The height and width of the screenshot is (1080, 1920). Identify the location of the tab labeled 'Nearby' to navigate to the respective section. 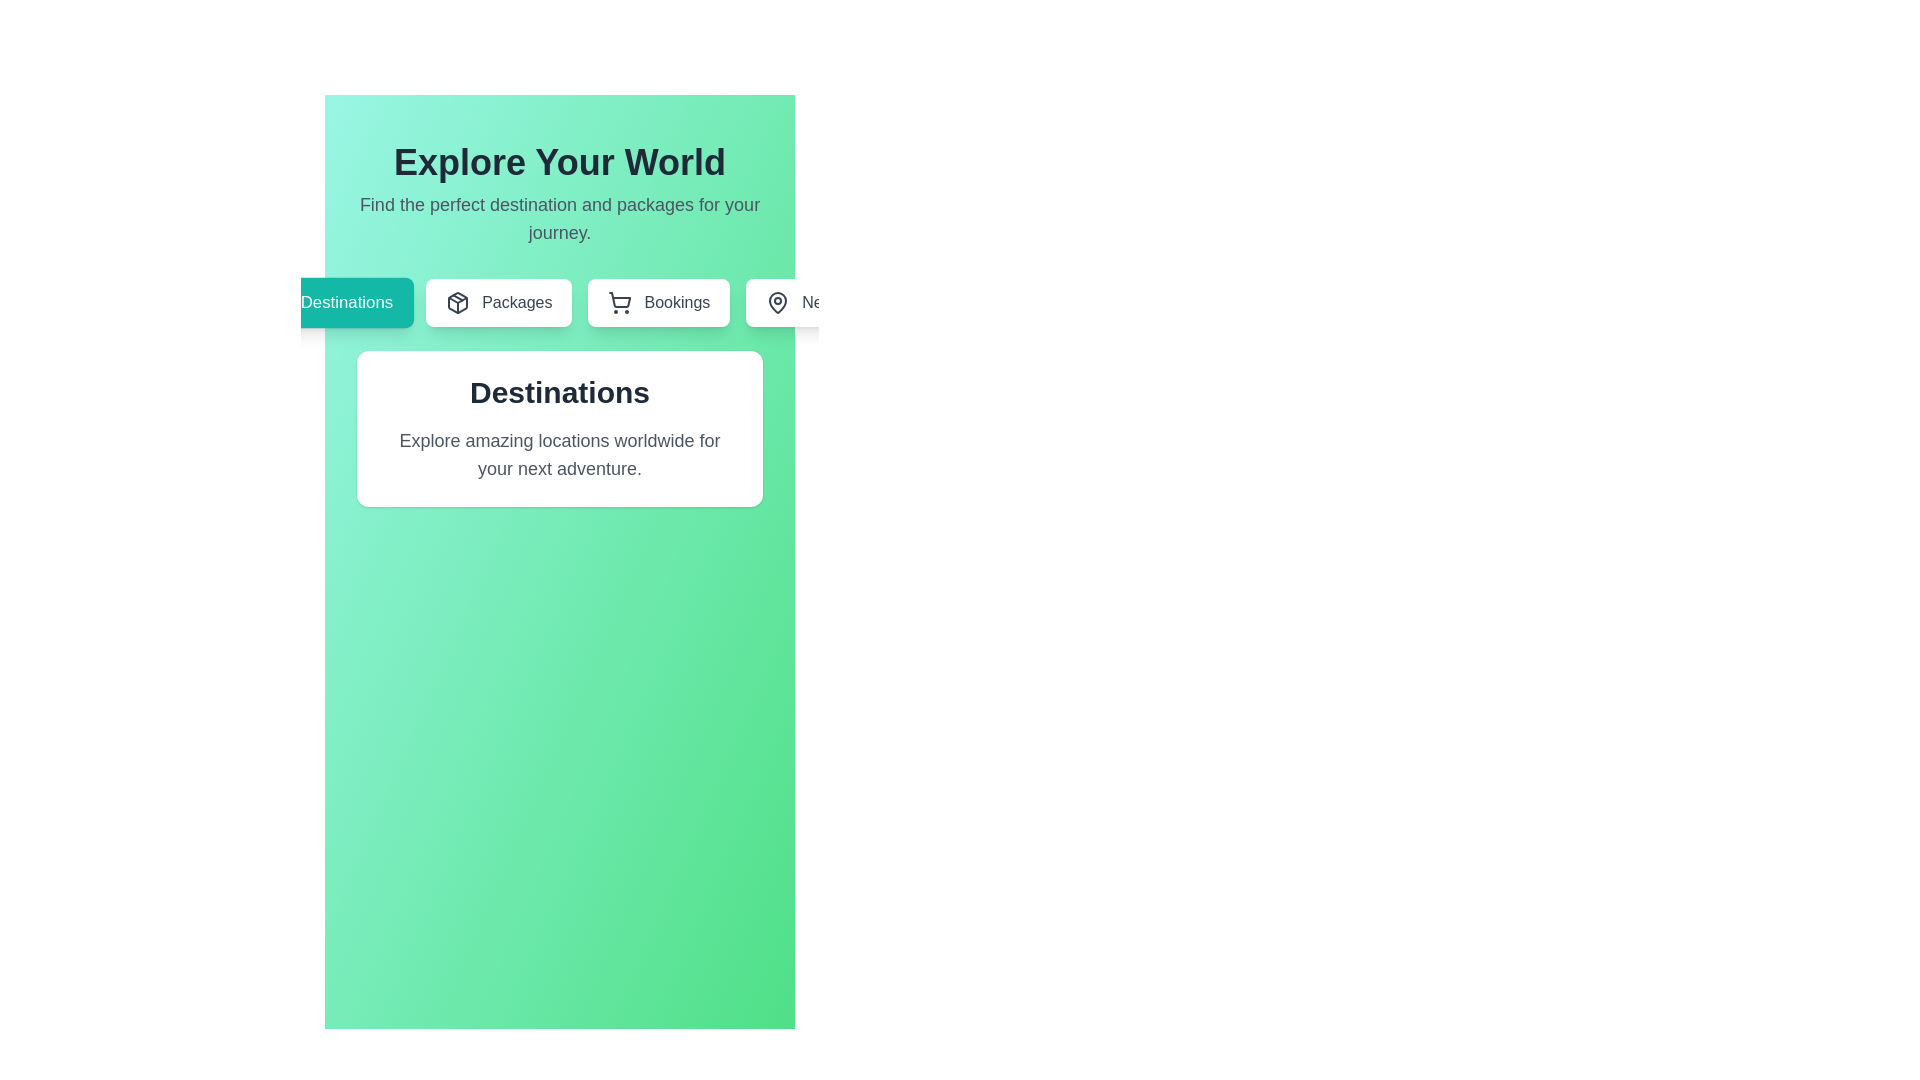
(810, 303).